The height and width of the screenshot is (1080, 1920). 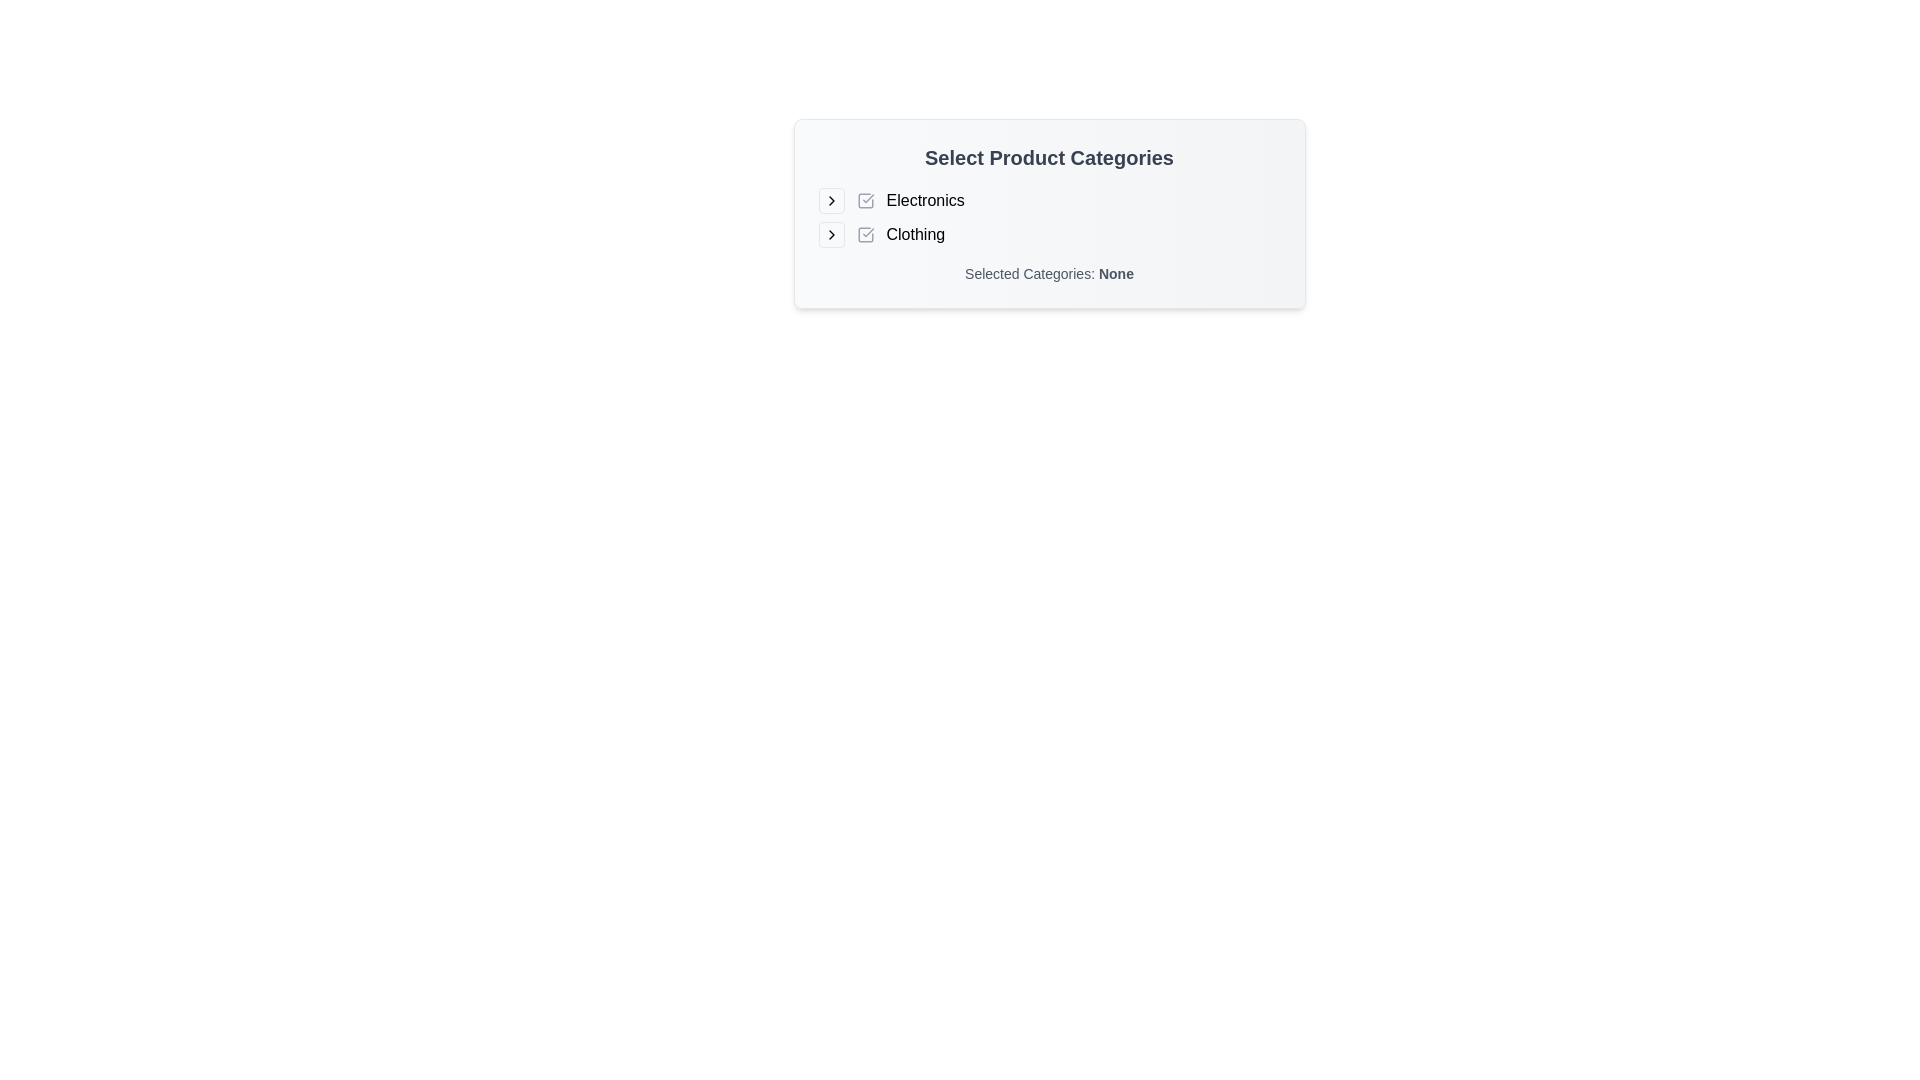 What do you see at coordinates (865, 234) in the screenshot?
I see `the checkbox next to the label 'Clothing'` at bounding box center [865, 234].